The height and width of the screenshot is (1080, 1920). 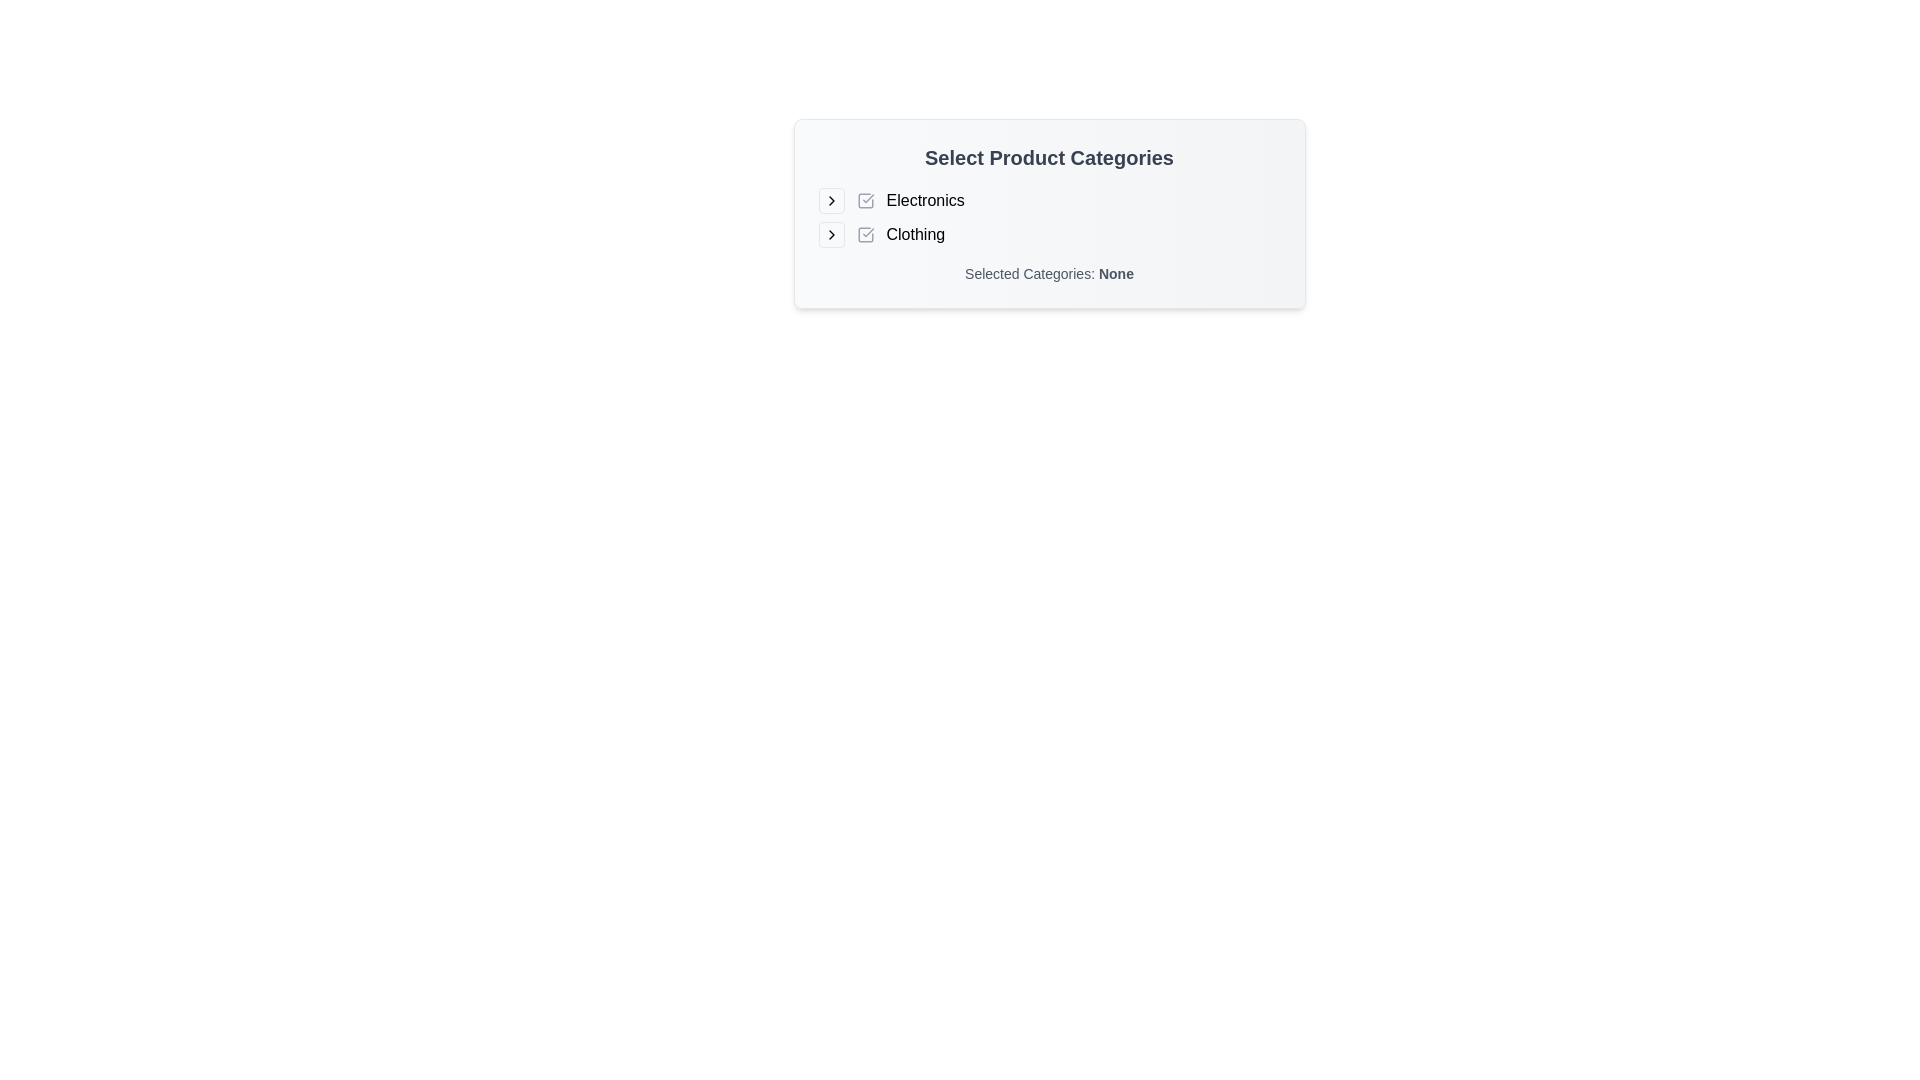 What do you see at coordinates (865, 234) in the screenshot?
I see `the checkbox next to the label 'Clothing'` at bounding box center [865, 234].